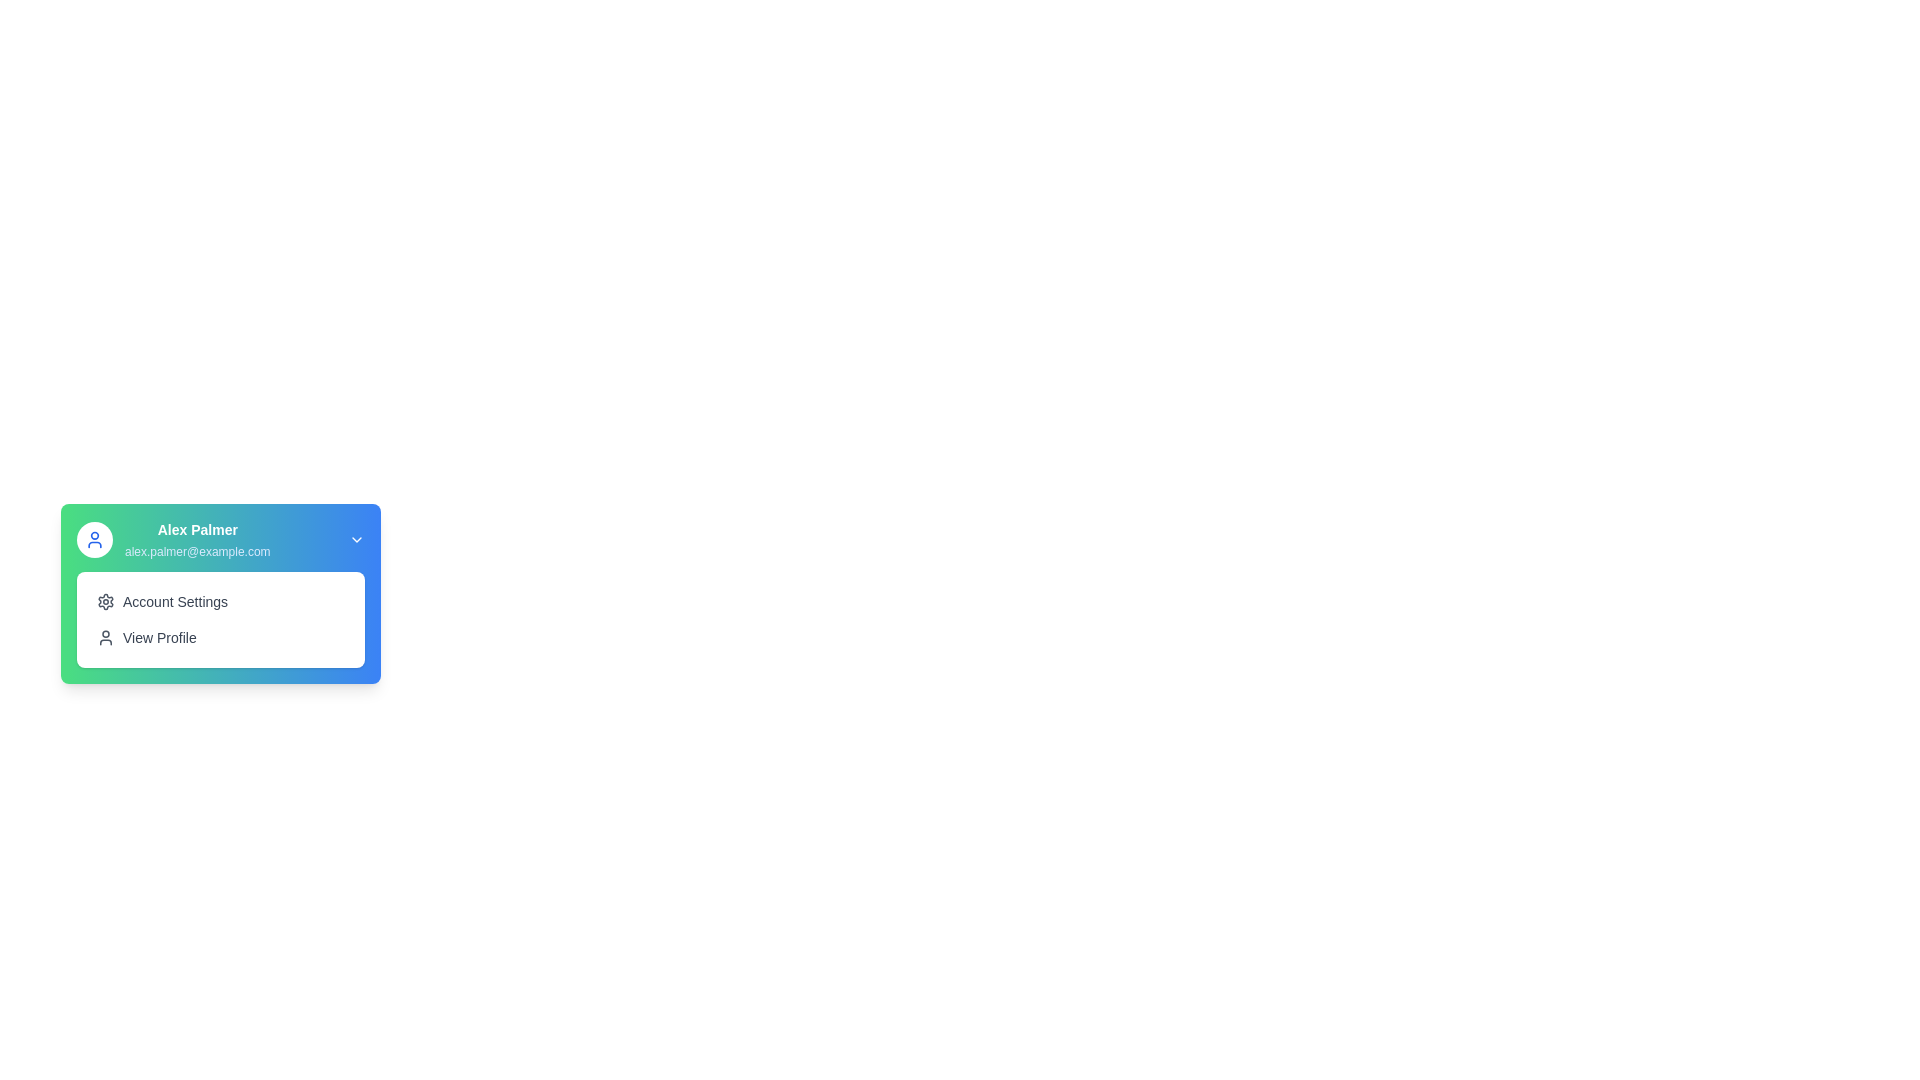  Describe the element at coordinates (197, 528) in the screenshot. I see `the Text label displaying 'Alex Palmer' in bold white text, located at the top of a card-like interface, which features a gradient background from green to blue` at that location.